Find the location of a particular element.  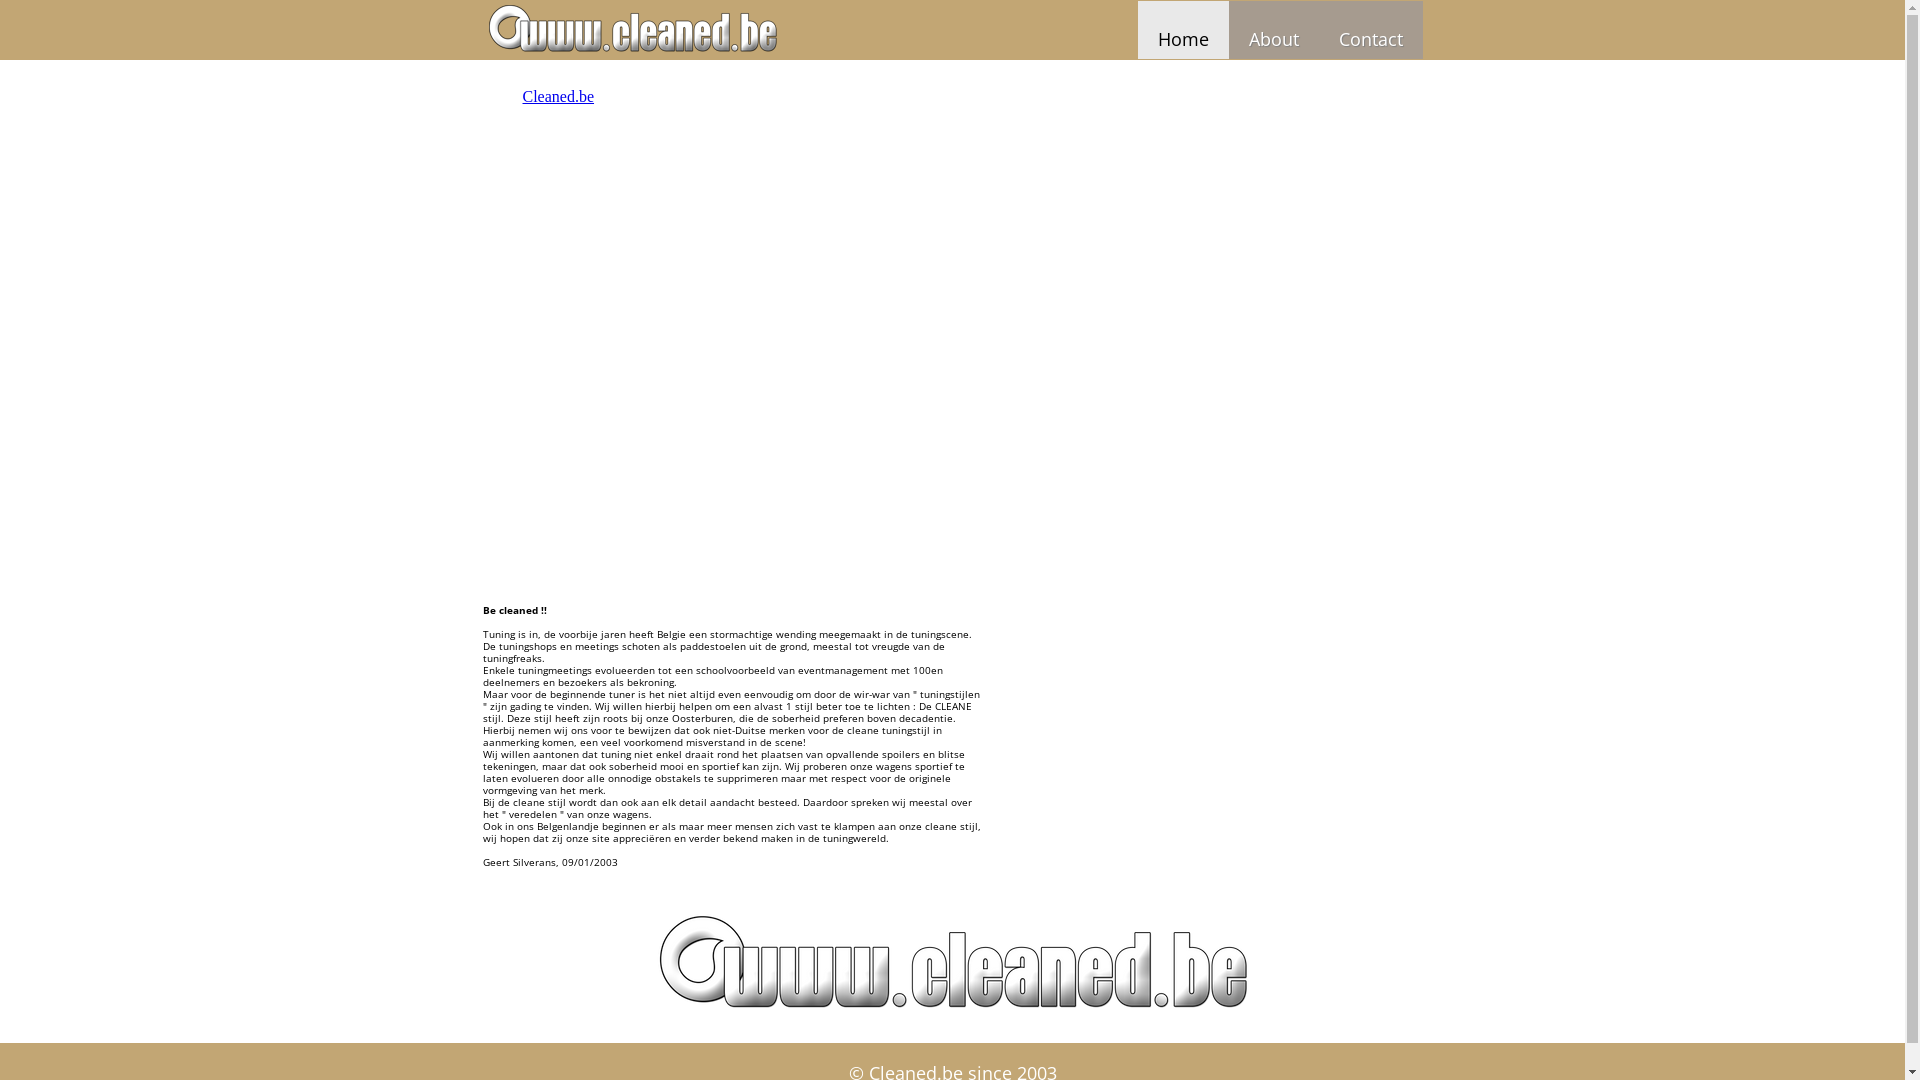

'About' is located at coordinates (1271, 30).